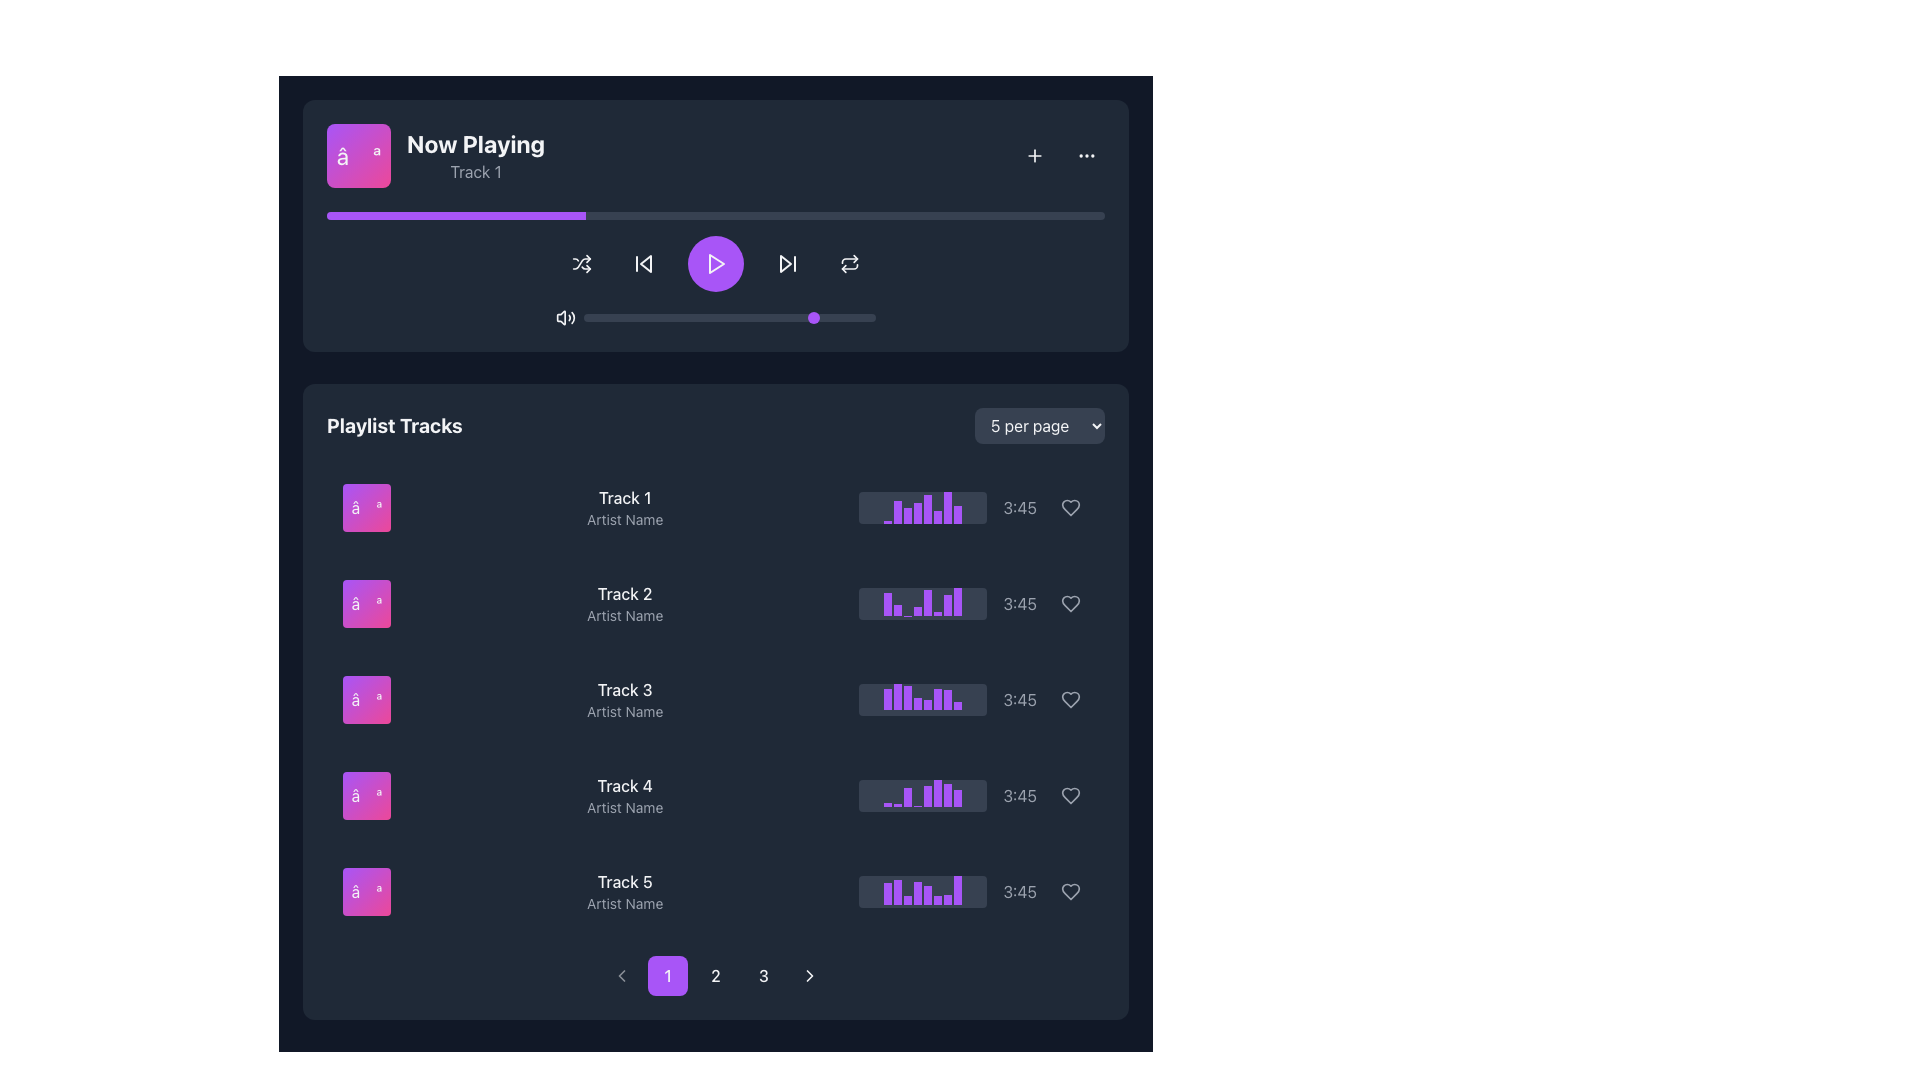 Image resolution: width=1920 pixels, height=1080 pixels. Describe the element at coordinates (897, 609) in the screenshot. I see `the second vertical purple progress bar in the mini bar chart representing audio levels for 'Track 2' in the playlist interface` at that location.